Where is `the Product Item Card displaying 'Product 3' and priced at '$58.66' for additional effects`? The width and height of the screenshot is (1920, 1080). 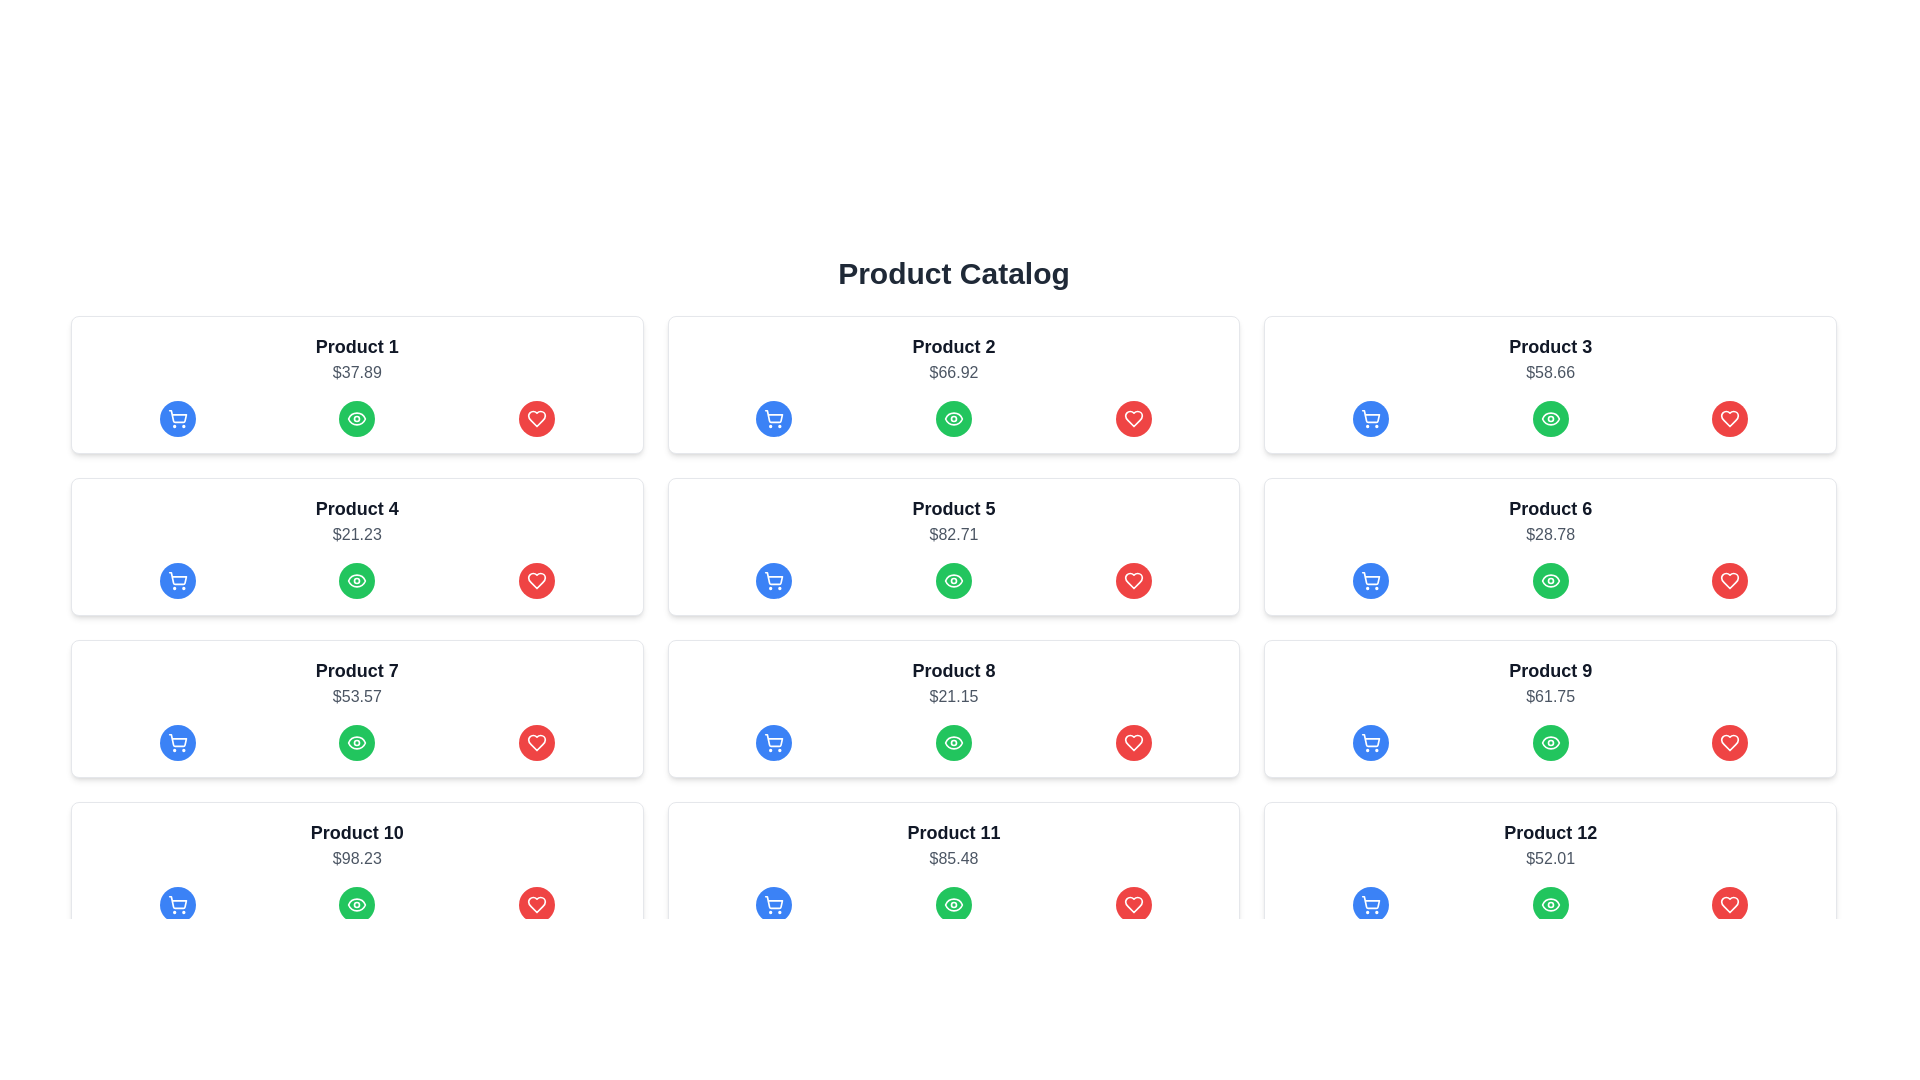
the Product Item Card displaying 'Product 3' and priced at '$58.66' for additional effects is located at coordinates (1549, 385).